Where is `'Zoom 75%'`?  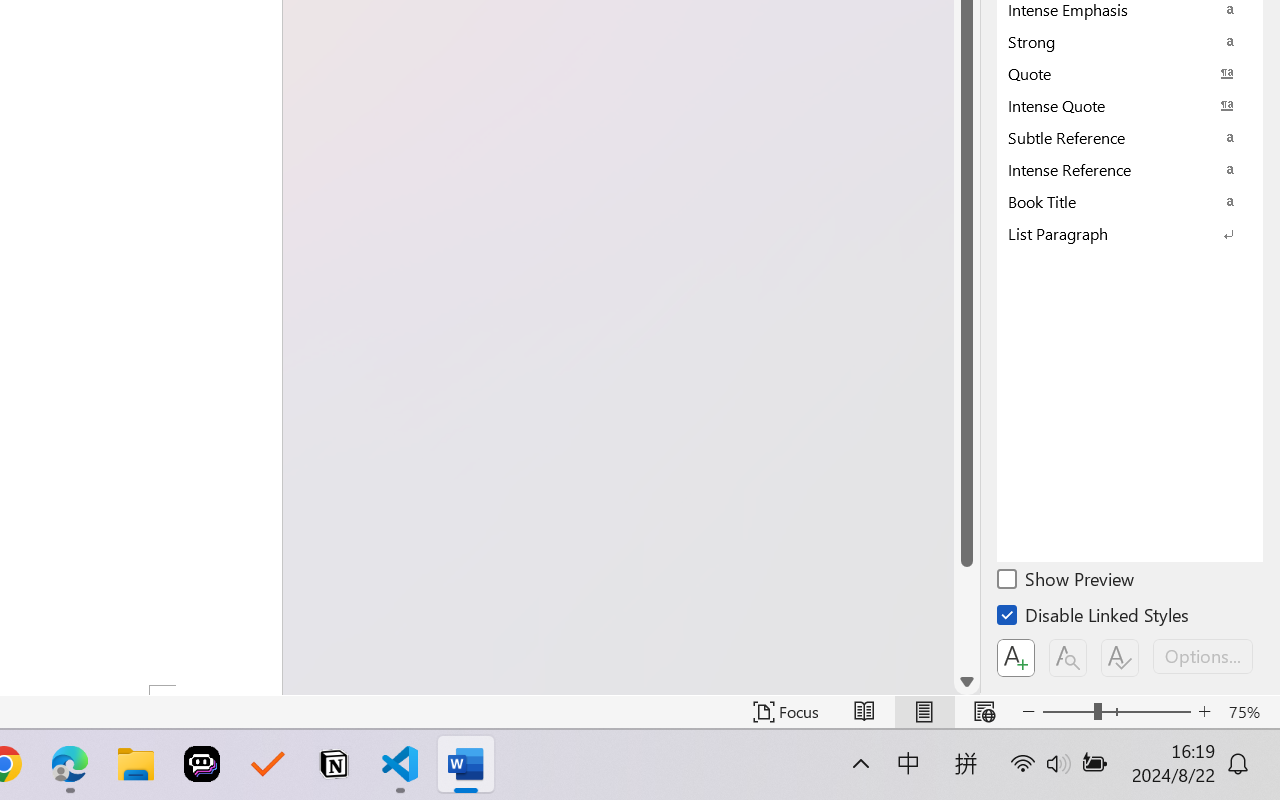
'Zoom 75%' is located at coordinates (1248, 711).